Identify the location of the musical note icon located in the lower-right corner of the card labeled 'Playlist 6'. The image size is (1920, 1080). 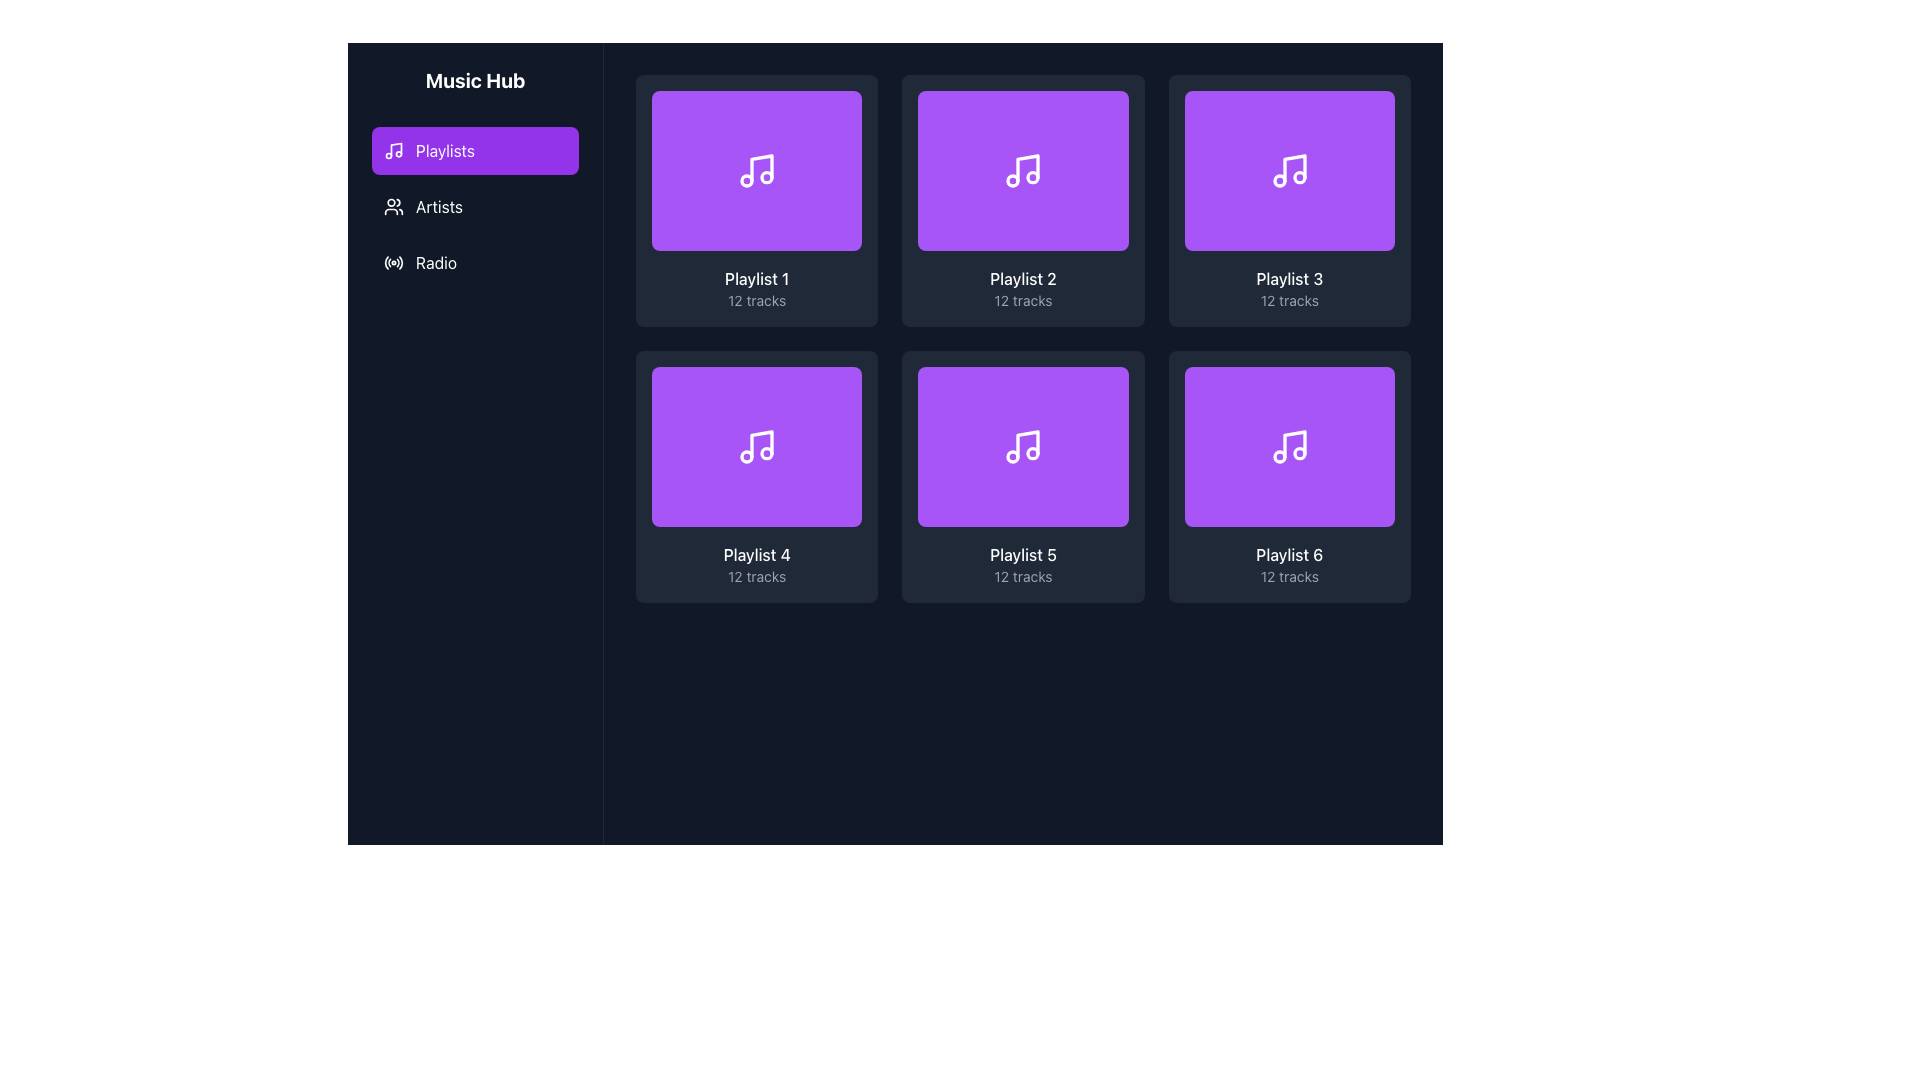
(1289, 446).